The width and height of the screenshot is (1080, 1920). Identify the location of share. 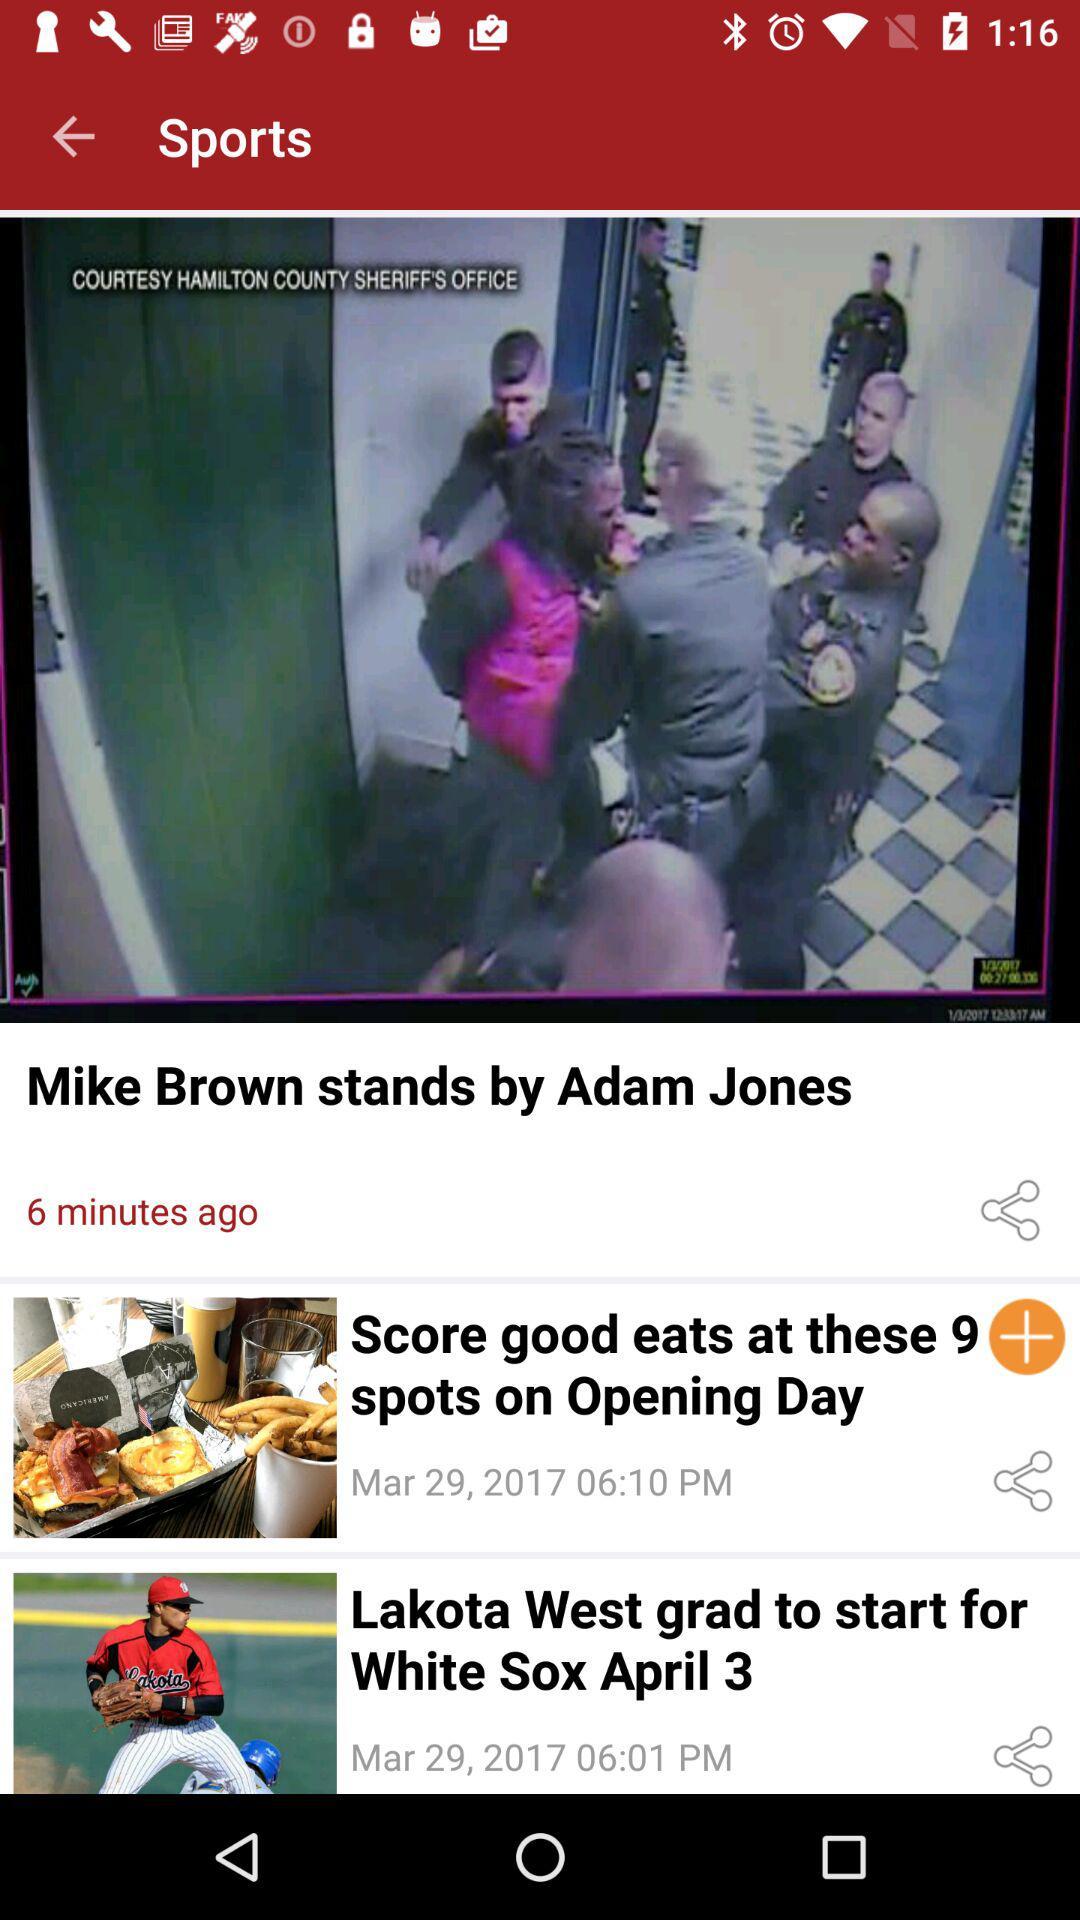
(1014, 1209).